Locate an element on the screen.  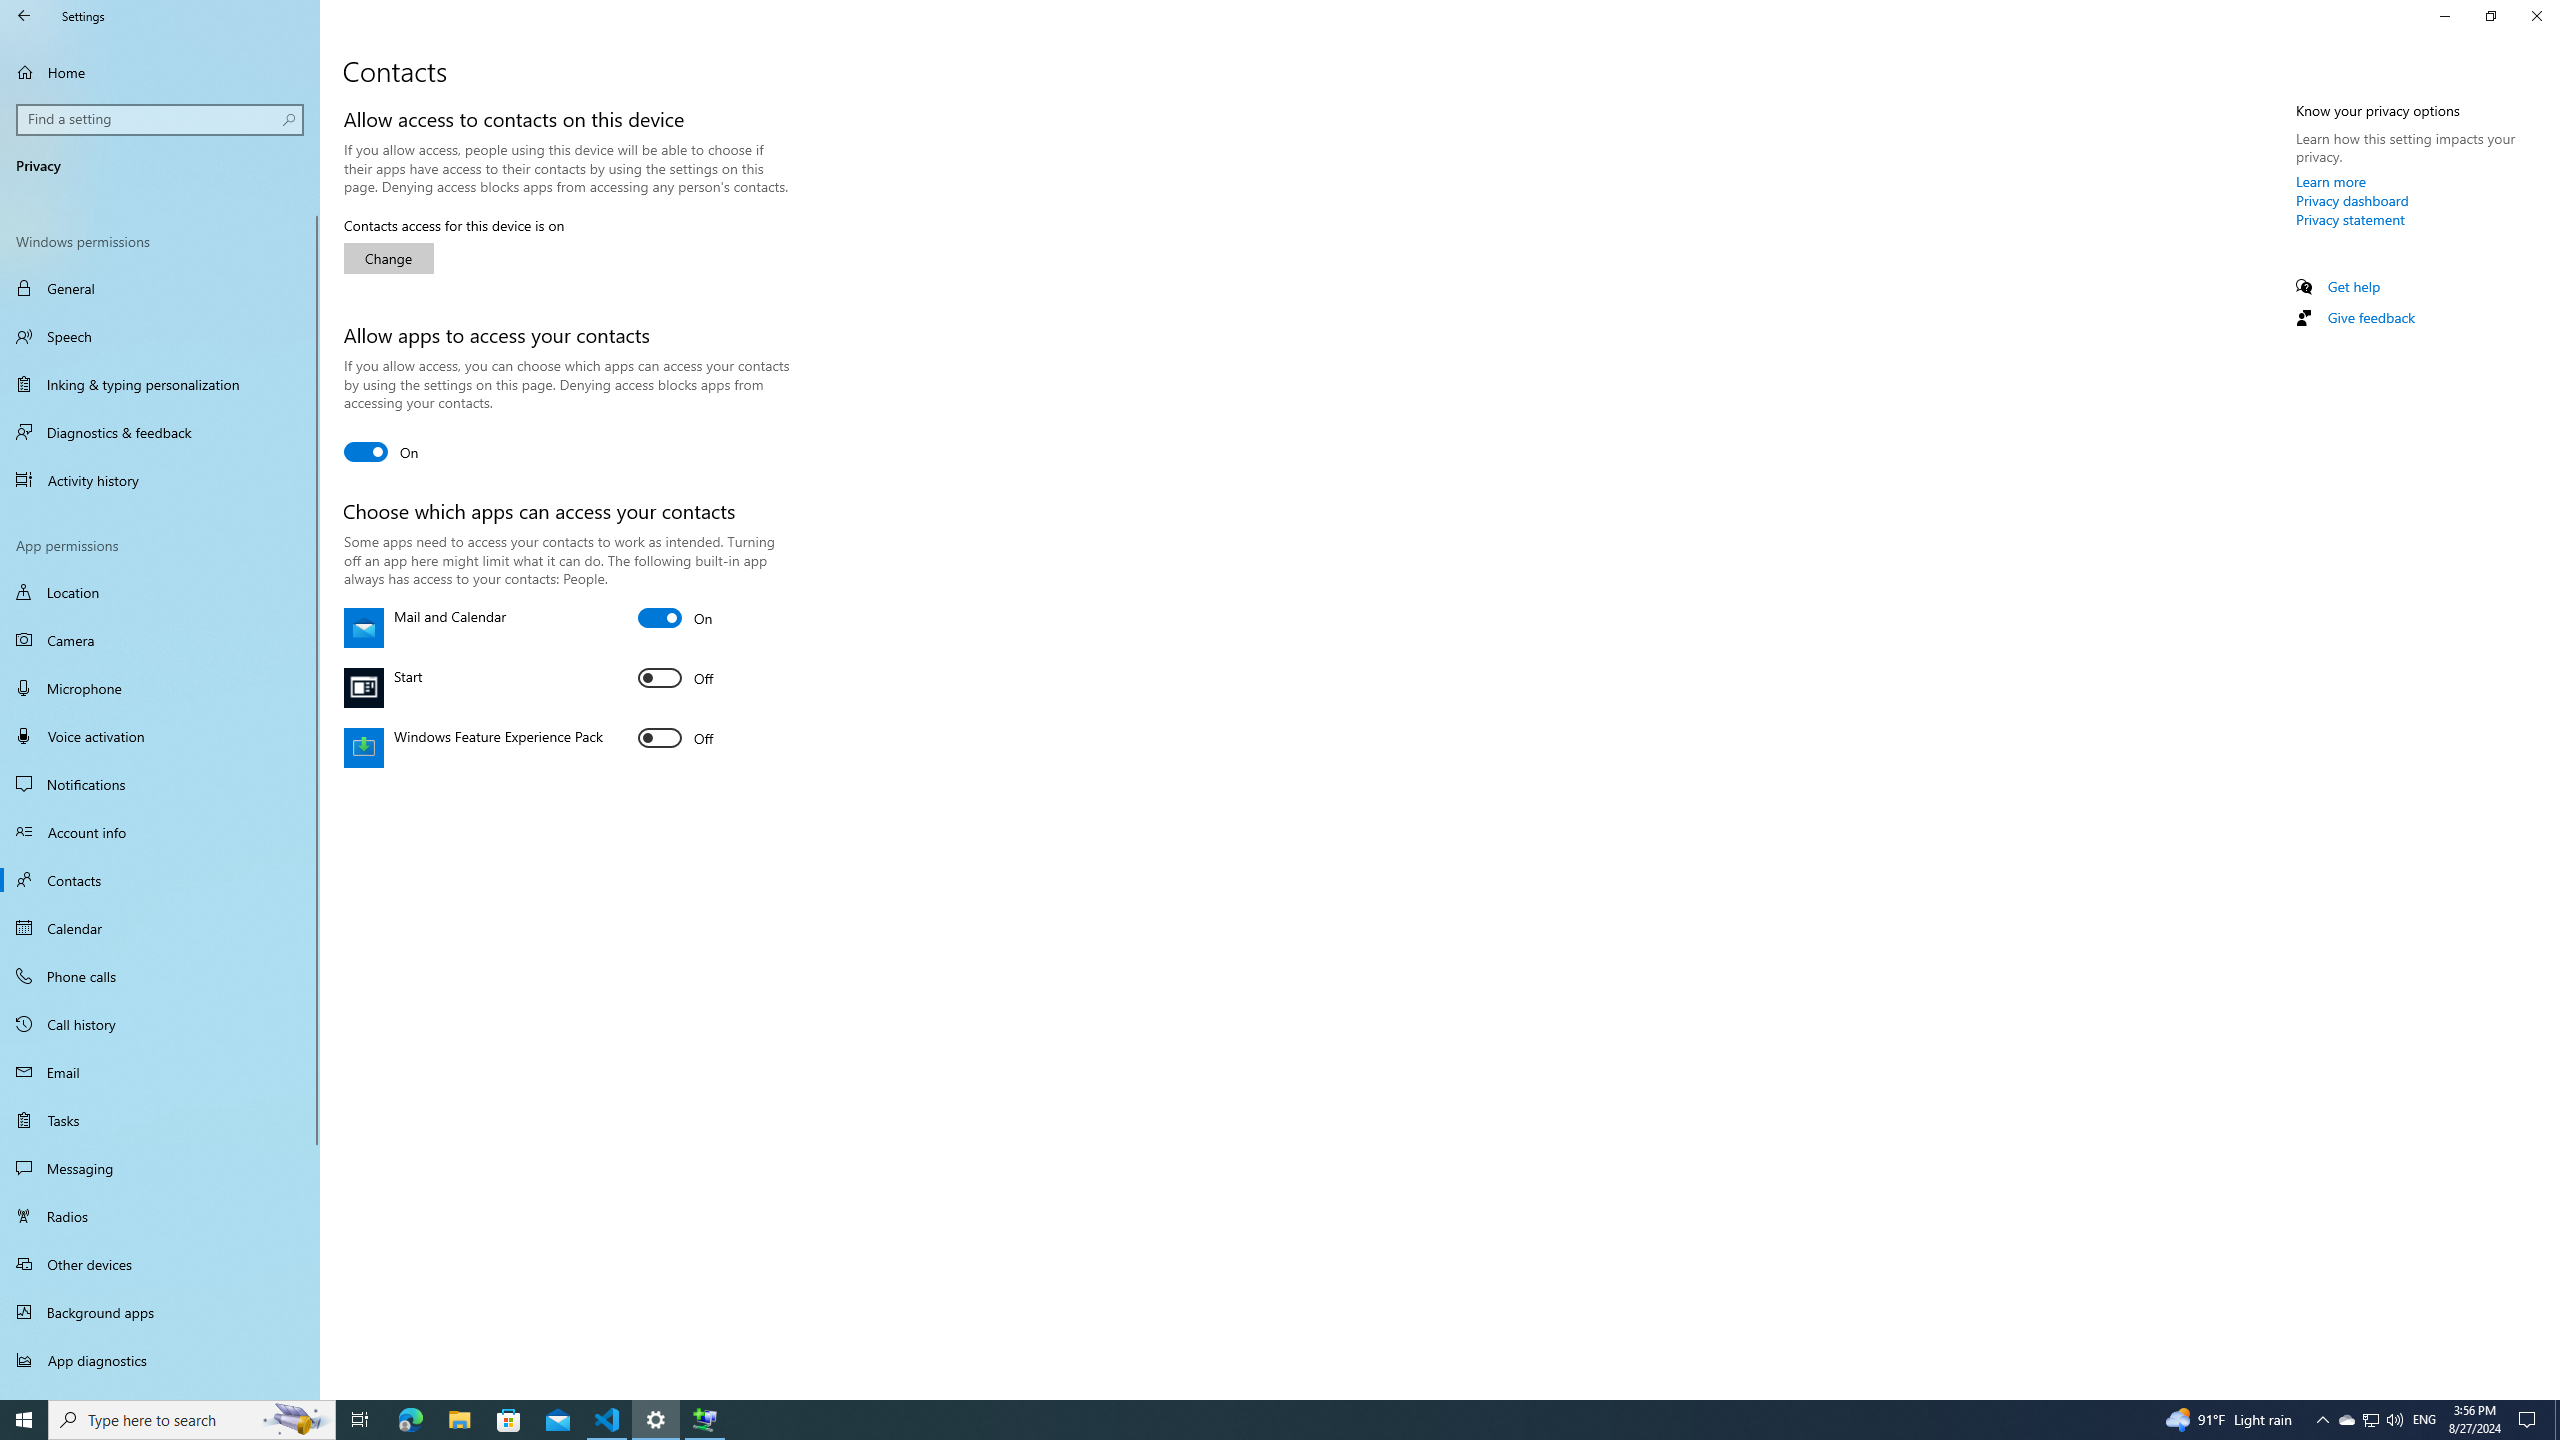
'App diagnostics' is located at coordinates (159, 1359).